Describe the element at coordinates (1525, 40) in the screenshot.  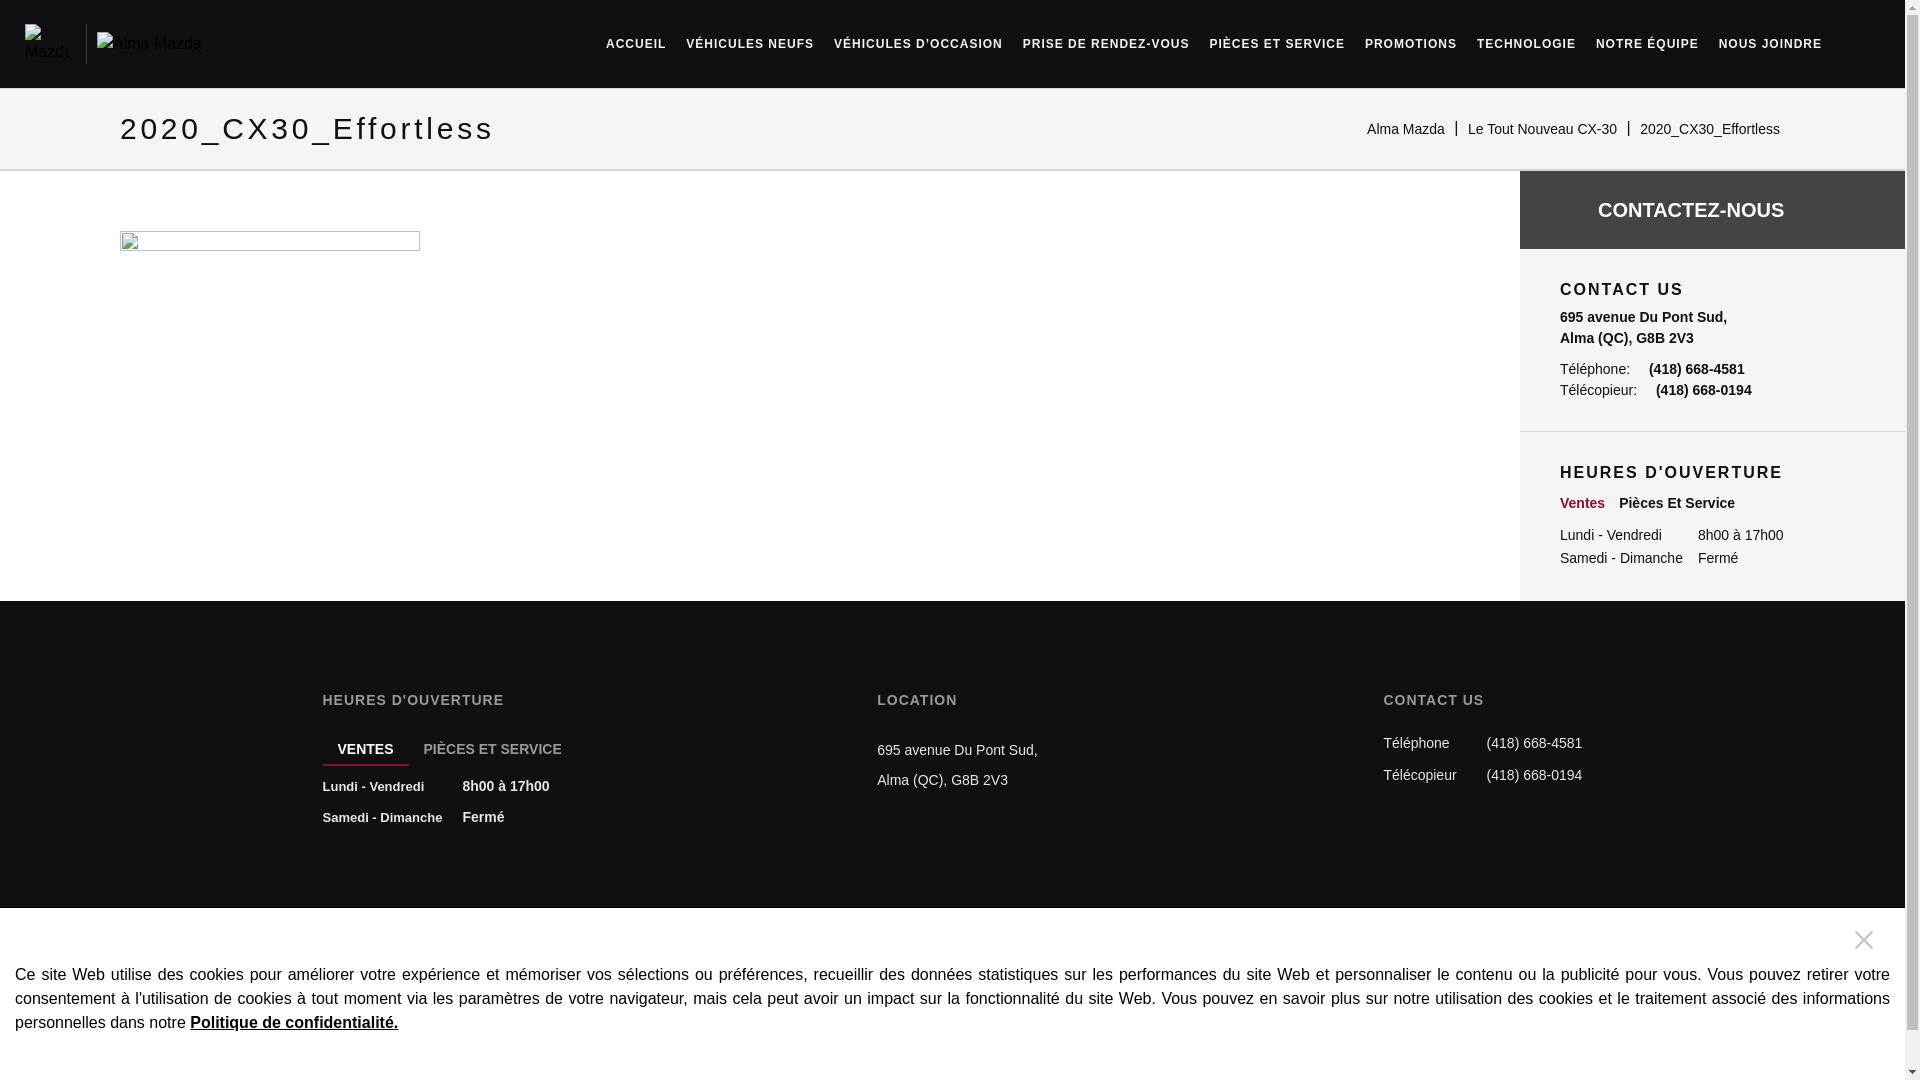
I see `'TECHNOLOGIE'` at that location.